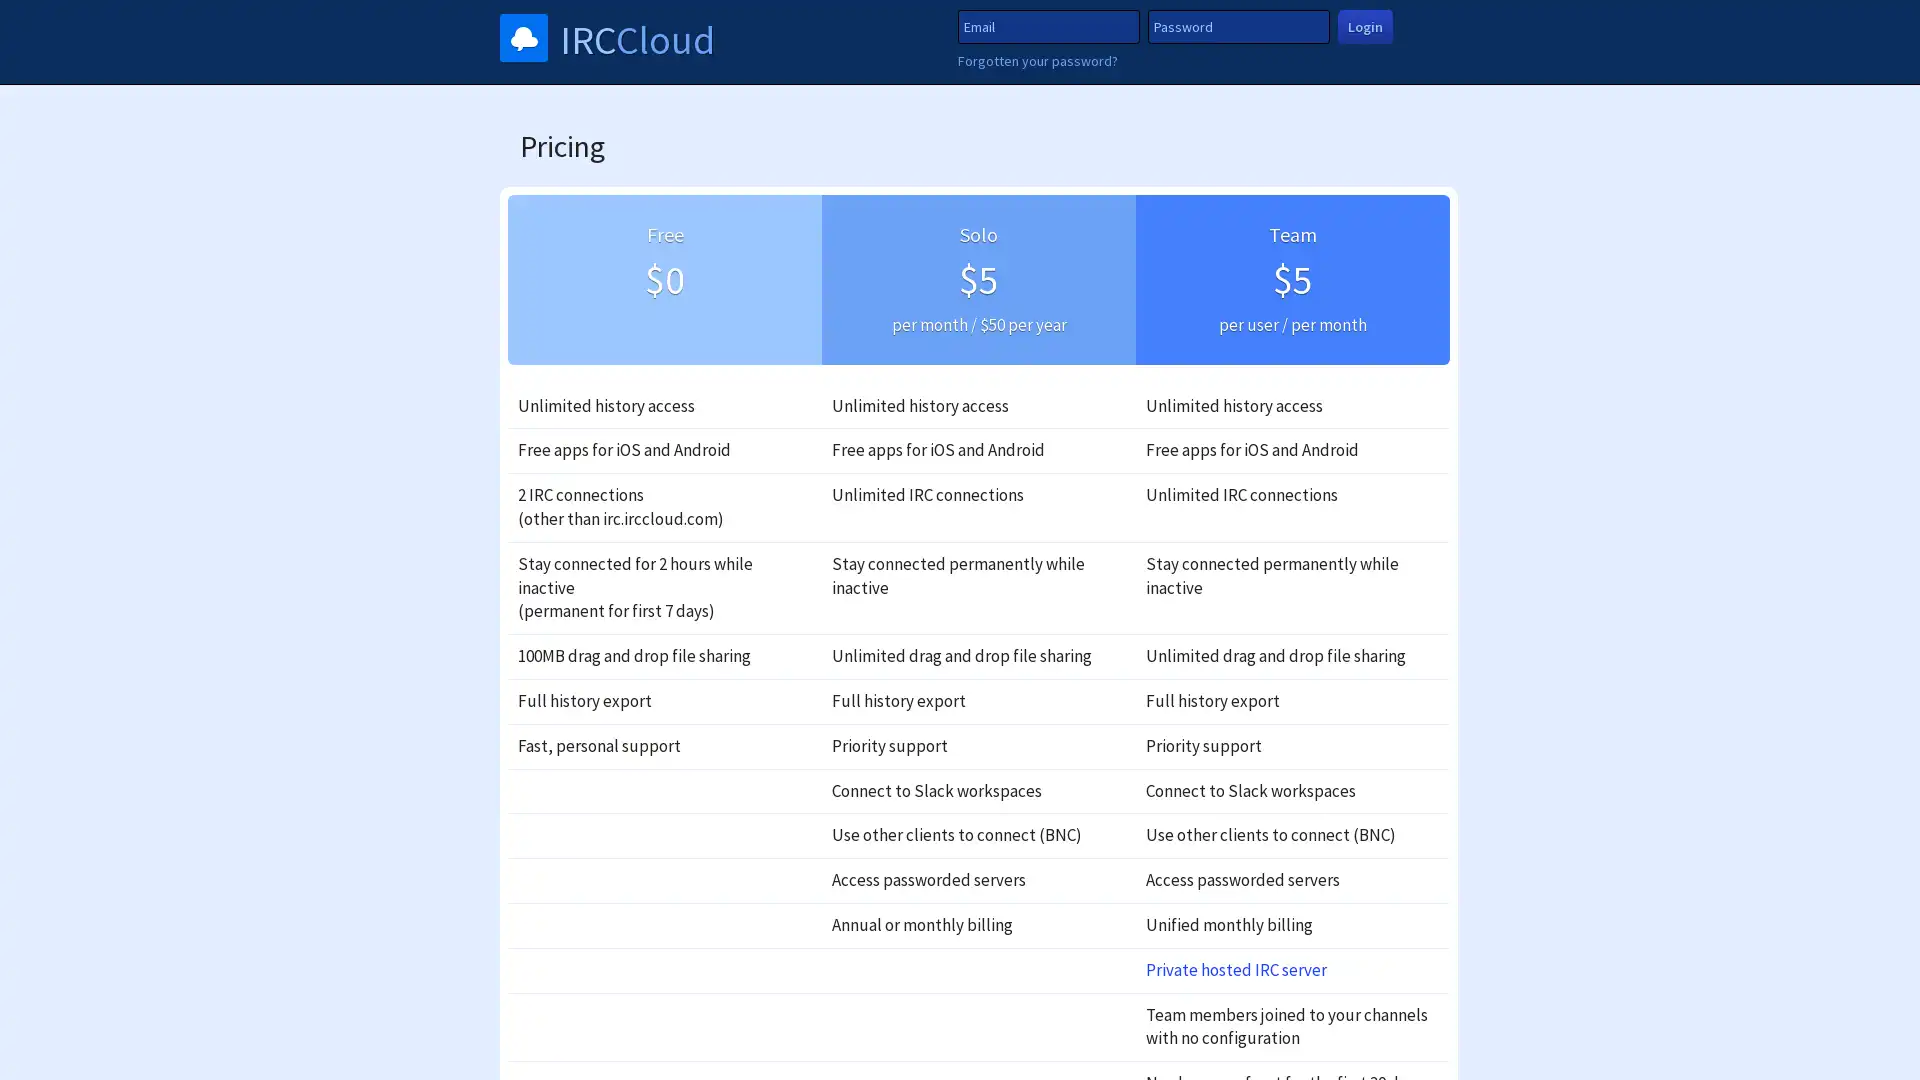 This screenshot has height=1080, width=1920. What do you see at coordinates (1364, 26) in the screenshot?
I see `Login` at bounding box center [1364, 26].